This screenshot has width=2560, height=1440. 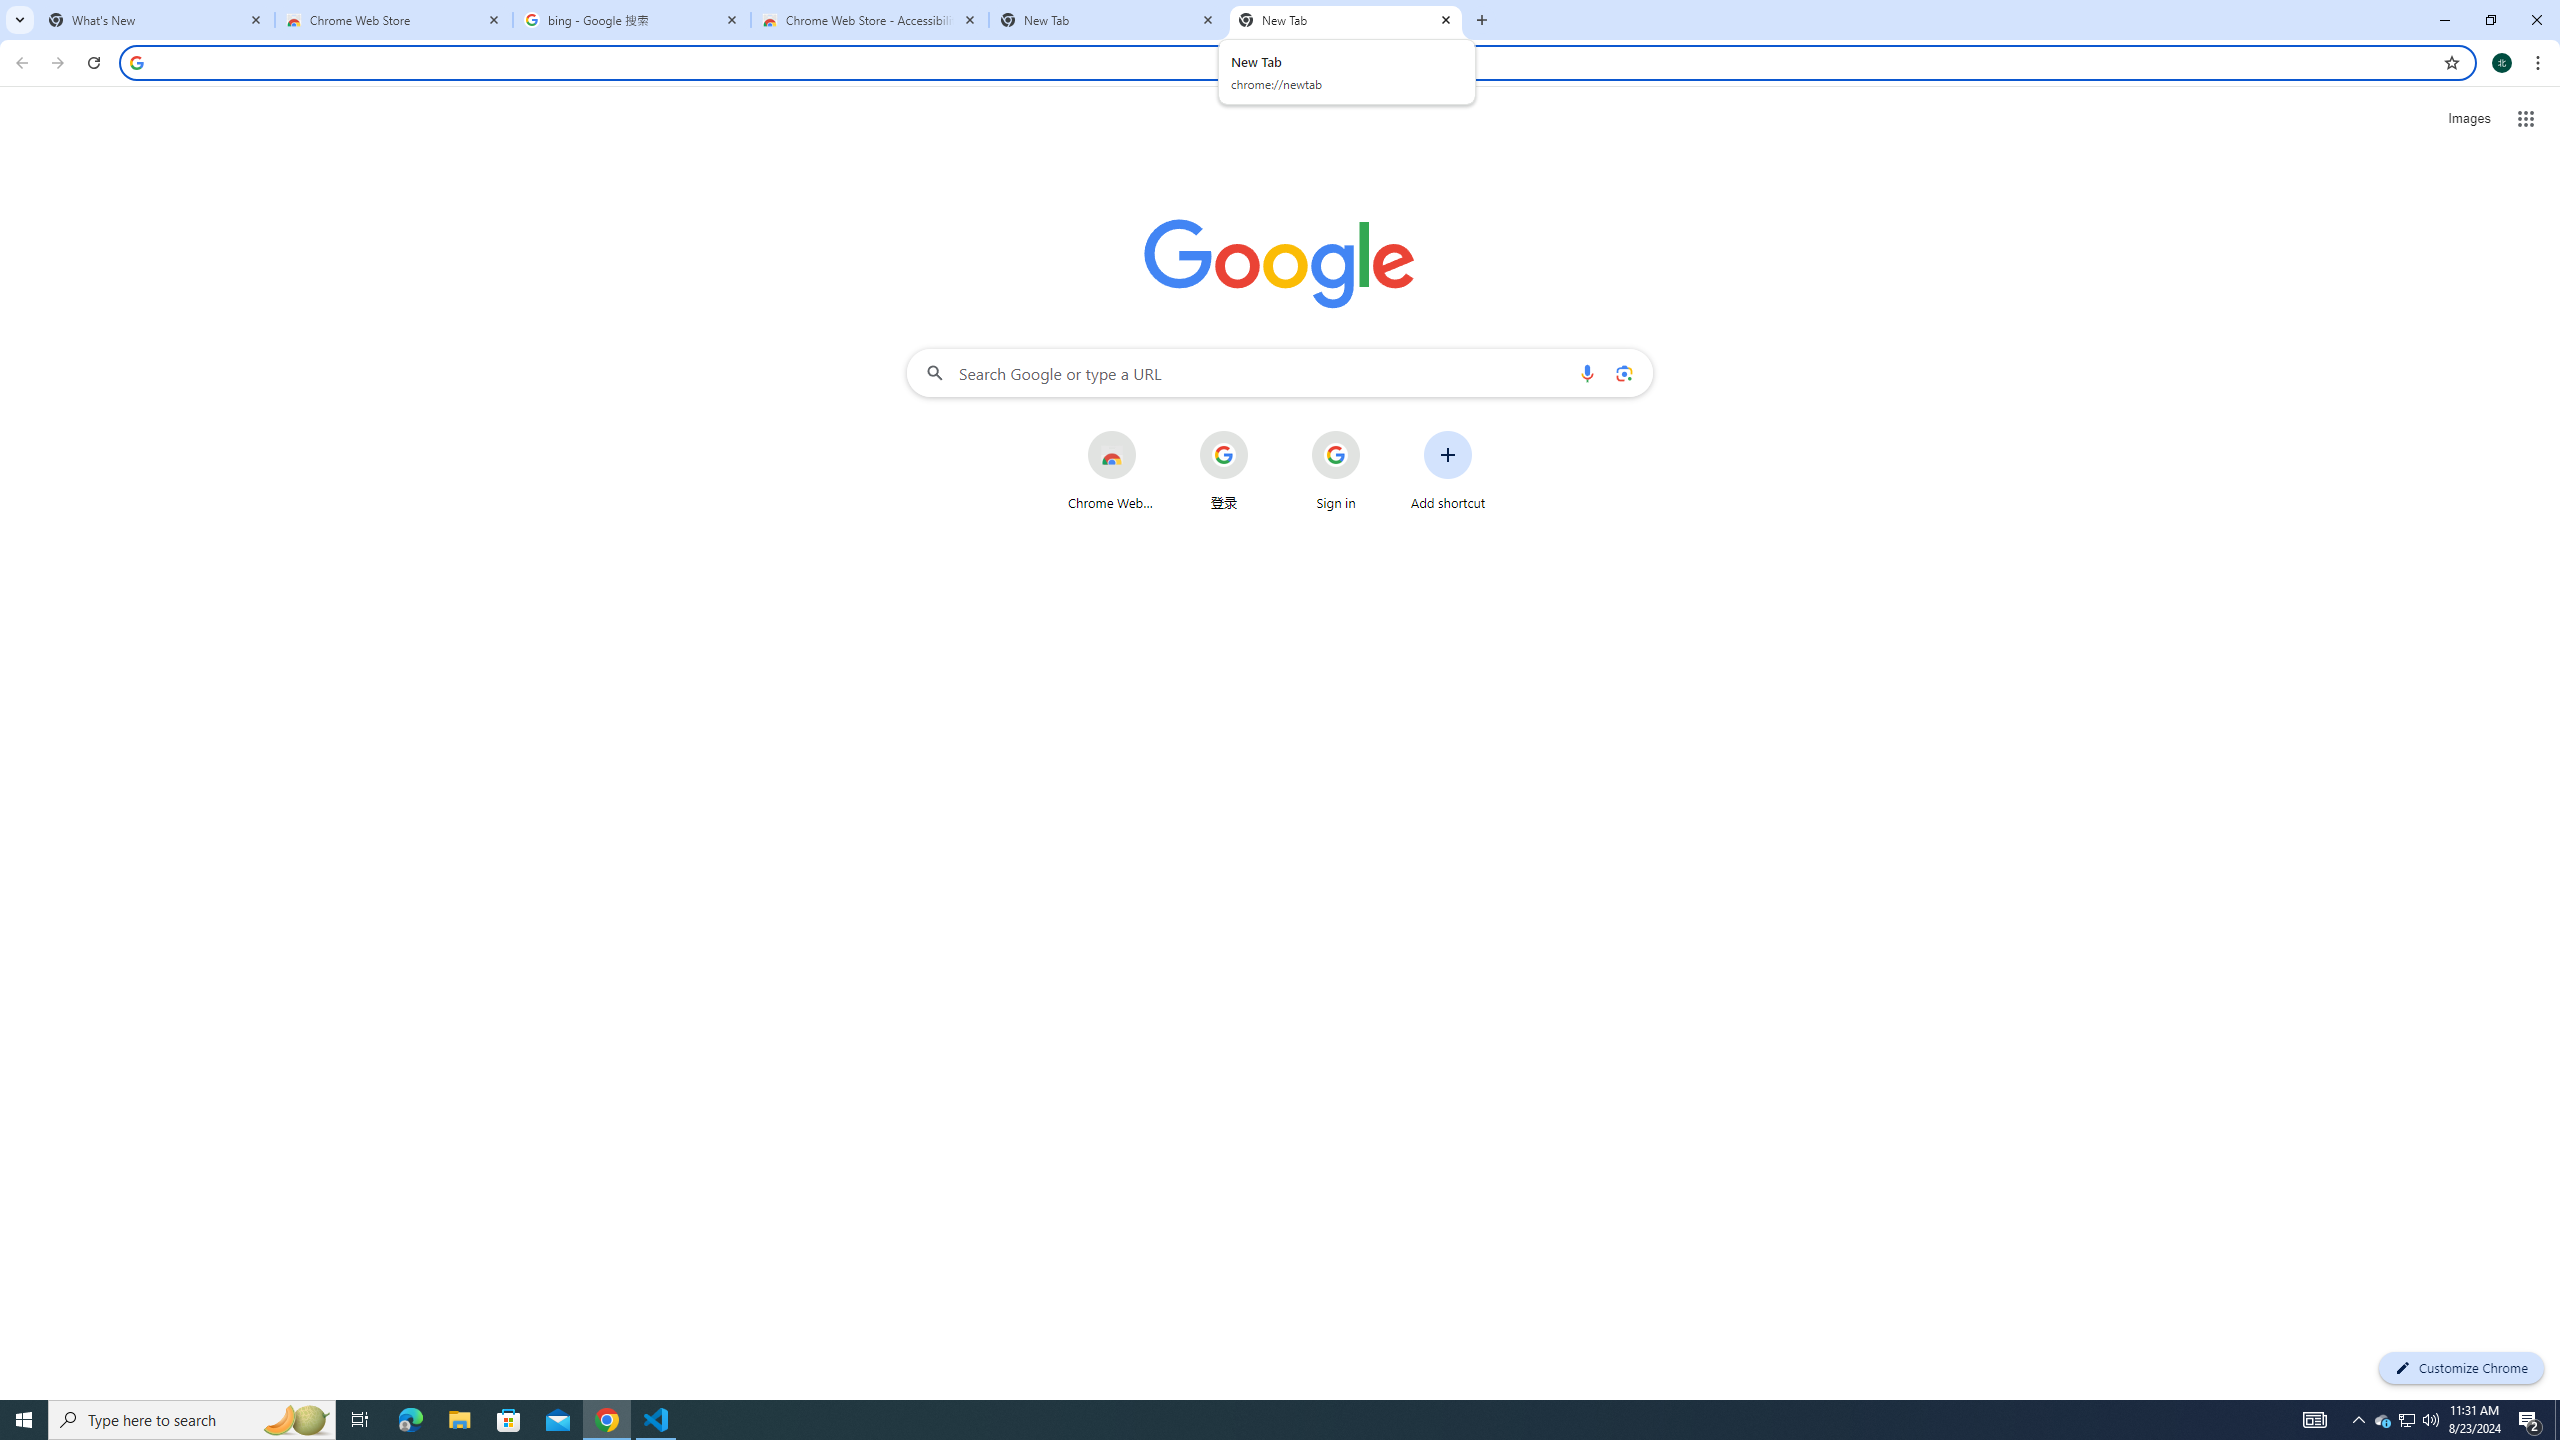 I want to click on 'More actions for Sign in shortcut', so click(x=1375, y=432).